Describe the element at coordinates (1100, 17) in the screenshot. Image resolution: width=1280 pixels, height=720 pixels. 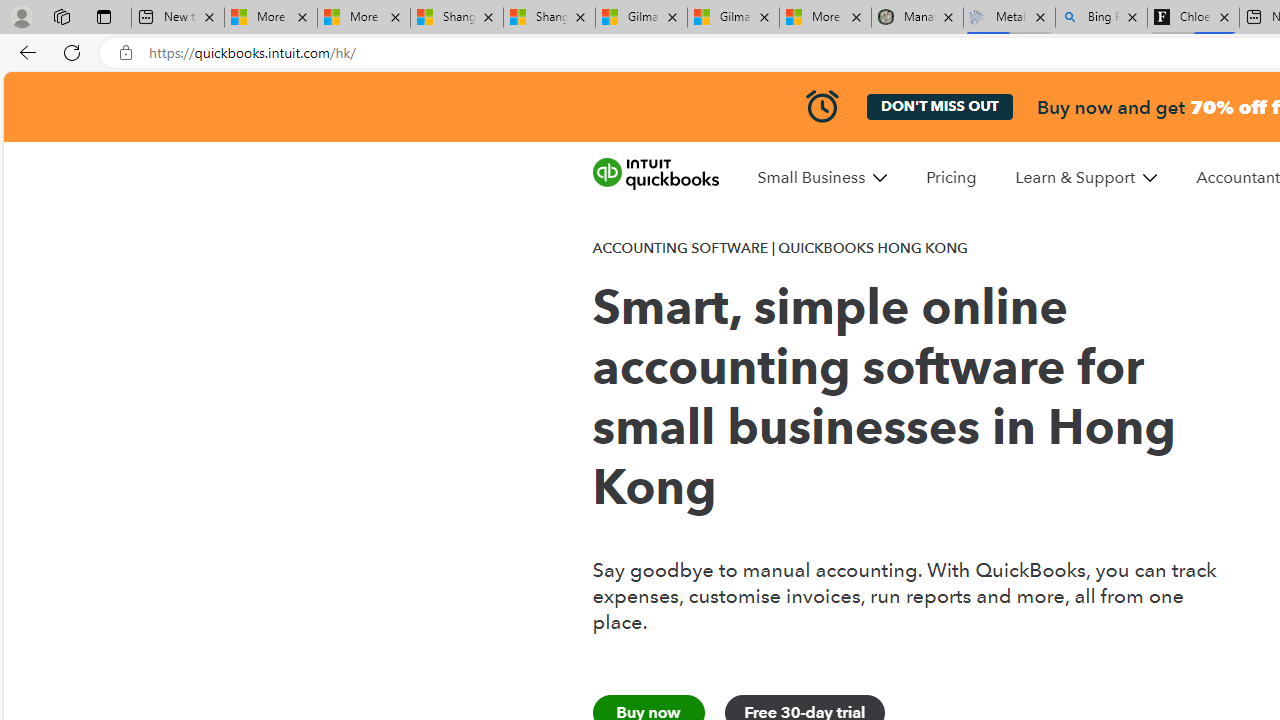
I see `'Bing Real Estate - Home sales and rental listings'` at that location.